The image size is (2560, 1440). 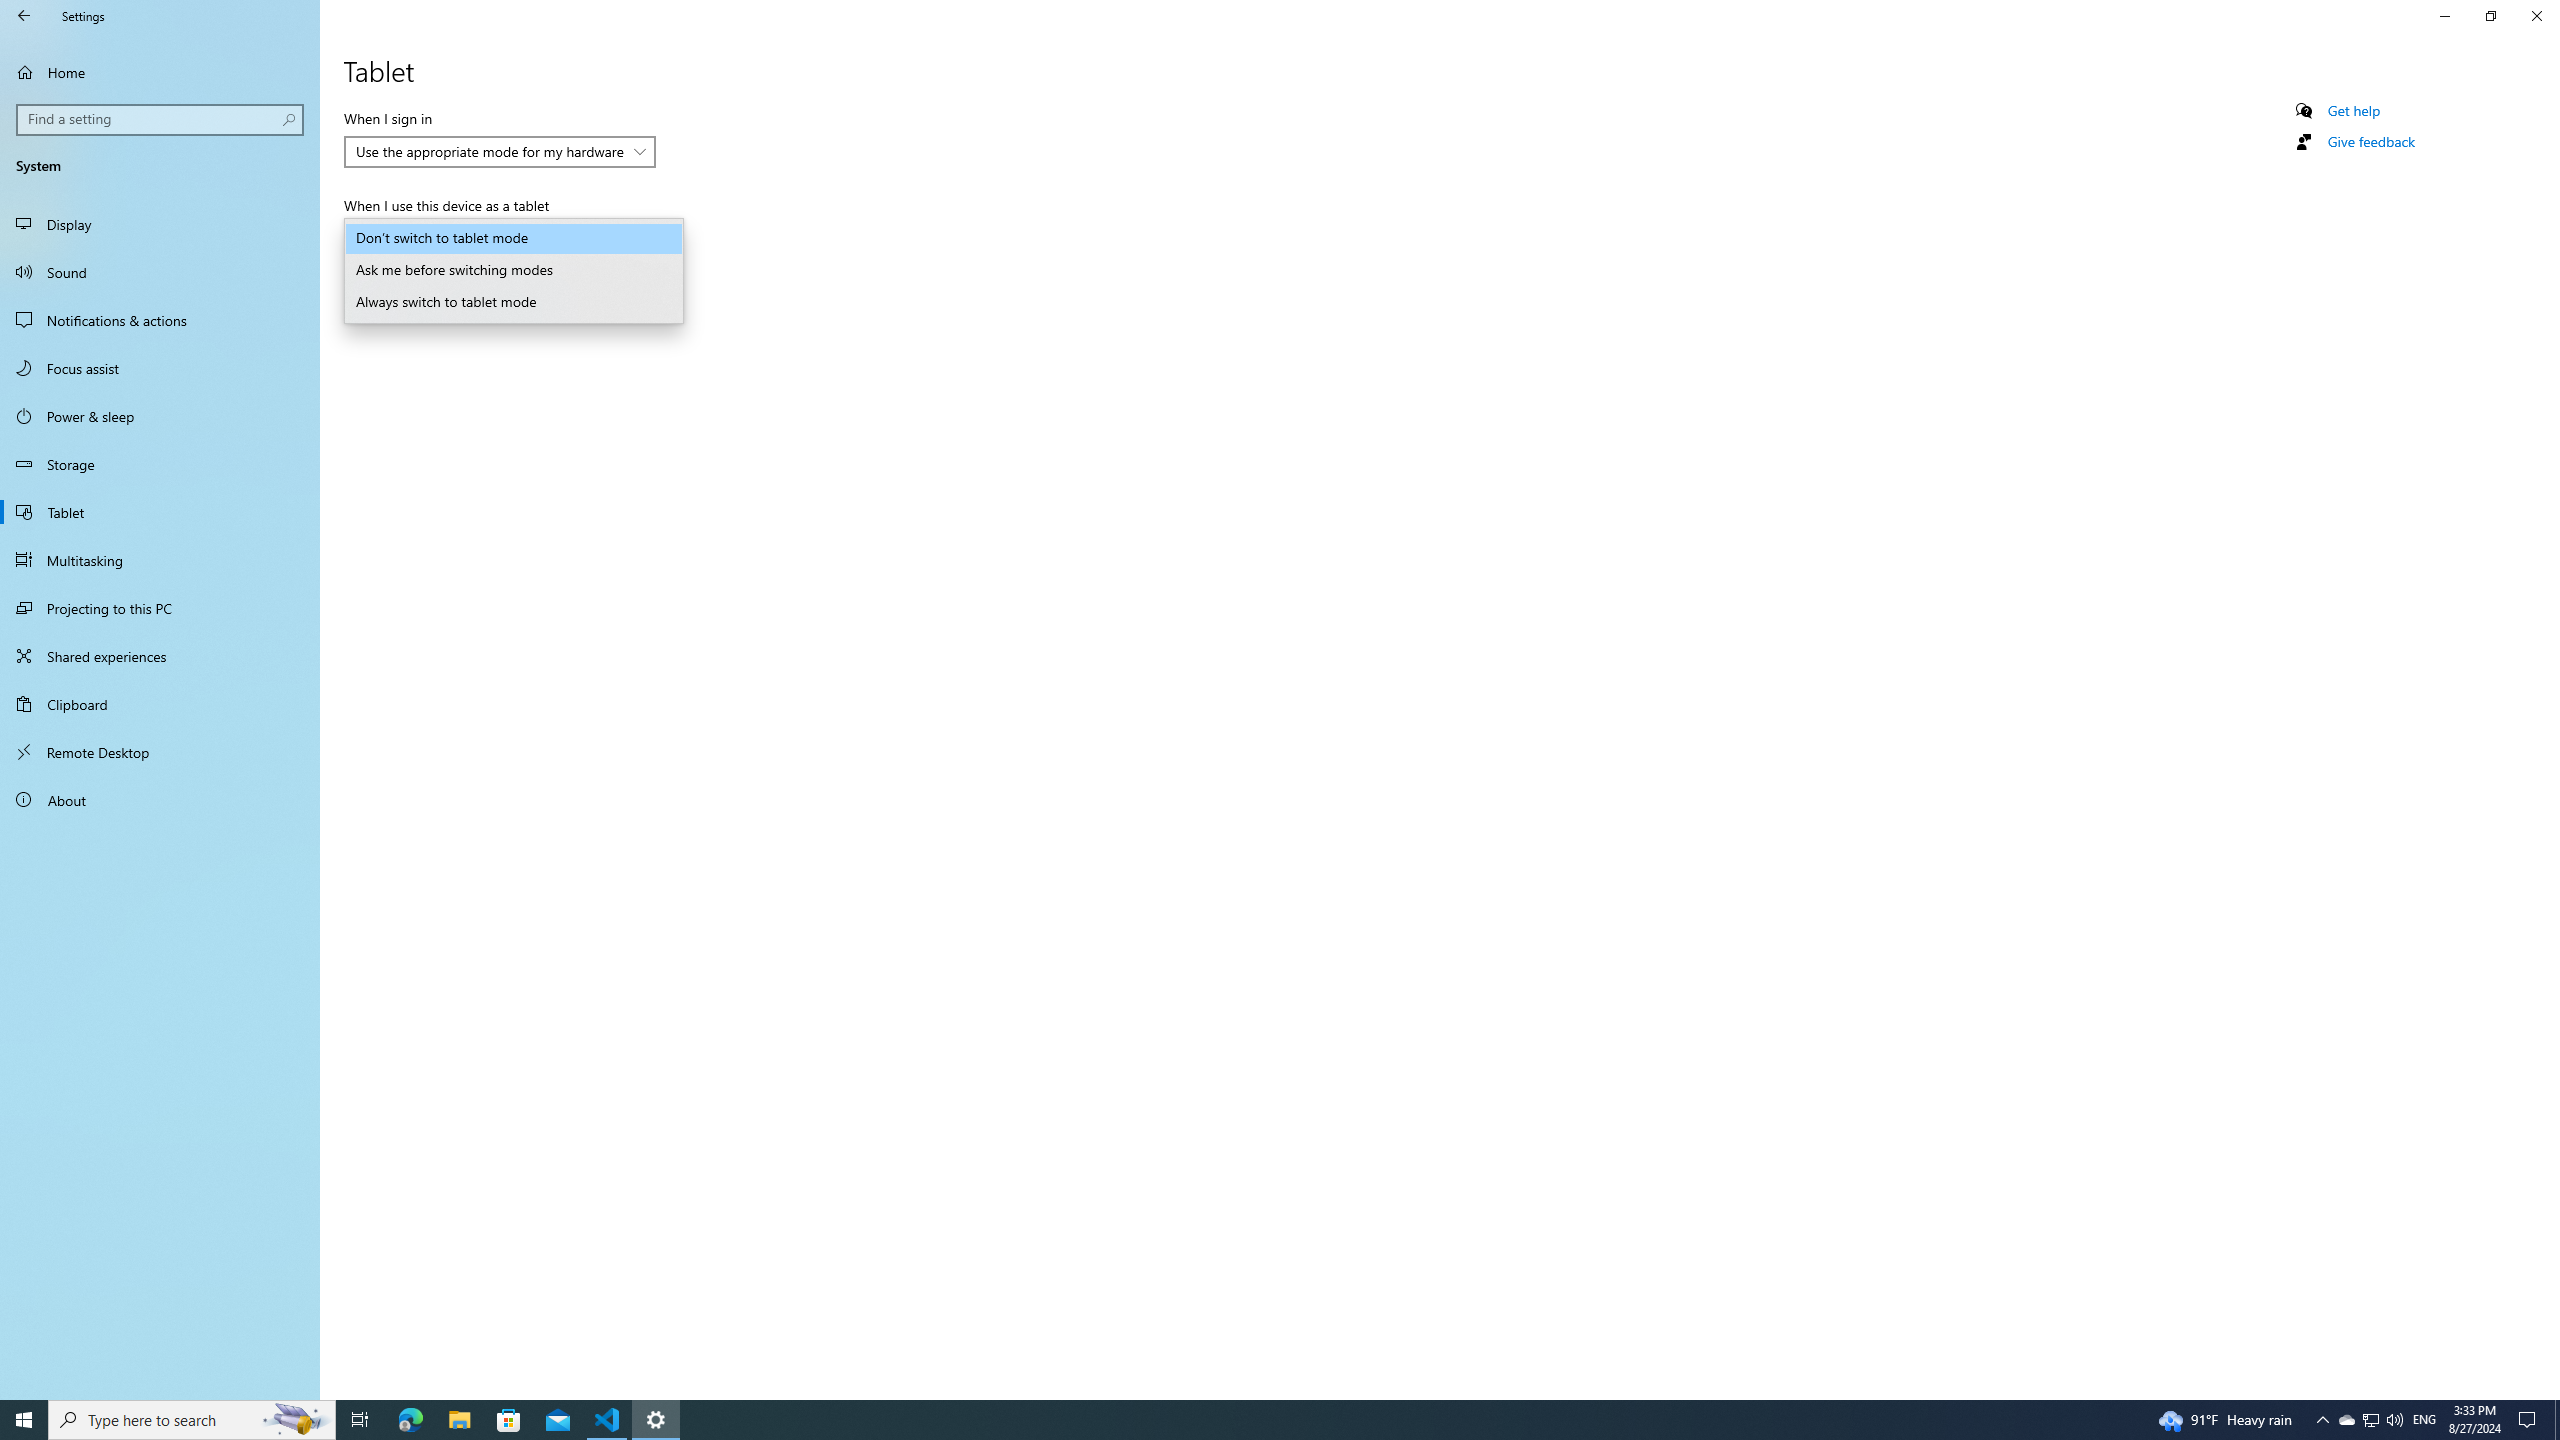 What do you see at coordinates (159, 751) in the screenshot?
I see `'Remote Desktop'` at bounding box center [159, 751].